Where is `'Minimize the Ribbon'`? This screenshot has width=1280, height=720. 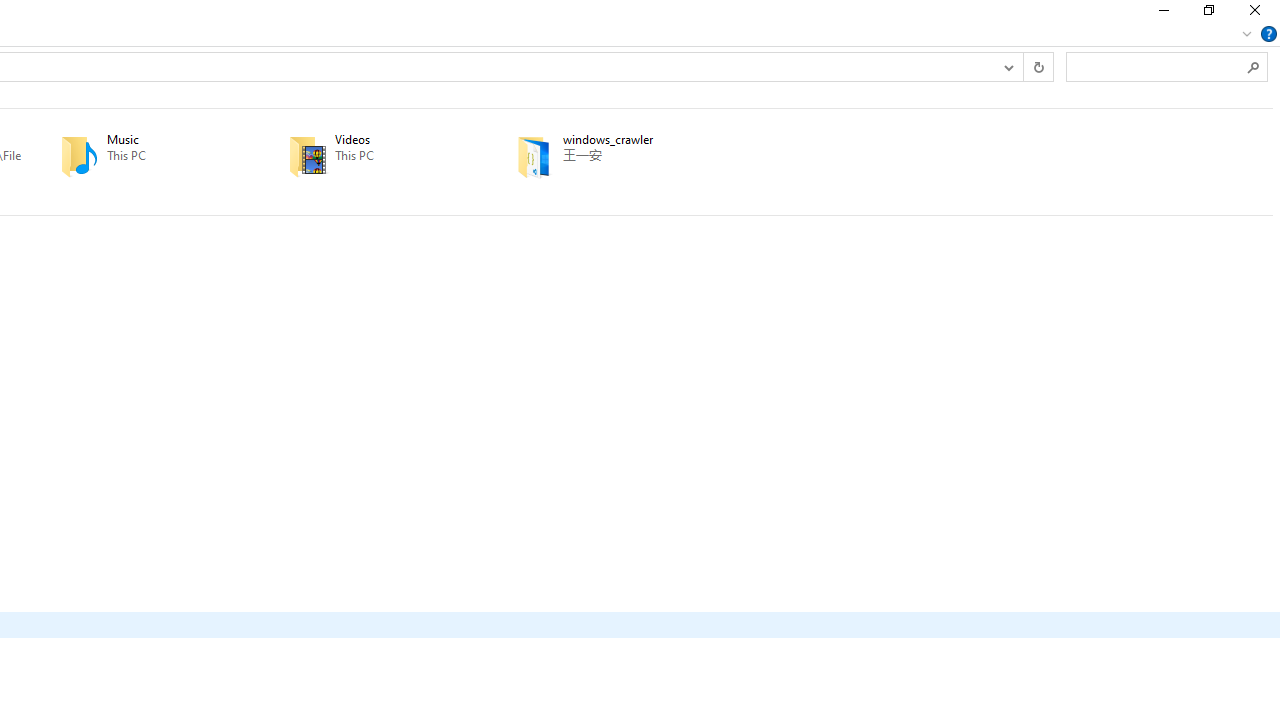 'Minimize the Ribbon' is located at coordinates (1246, 33).